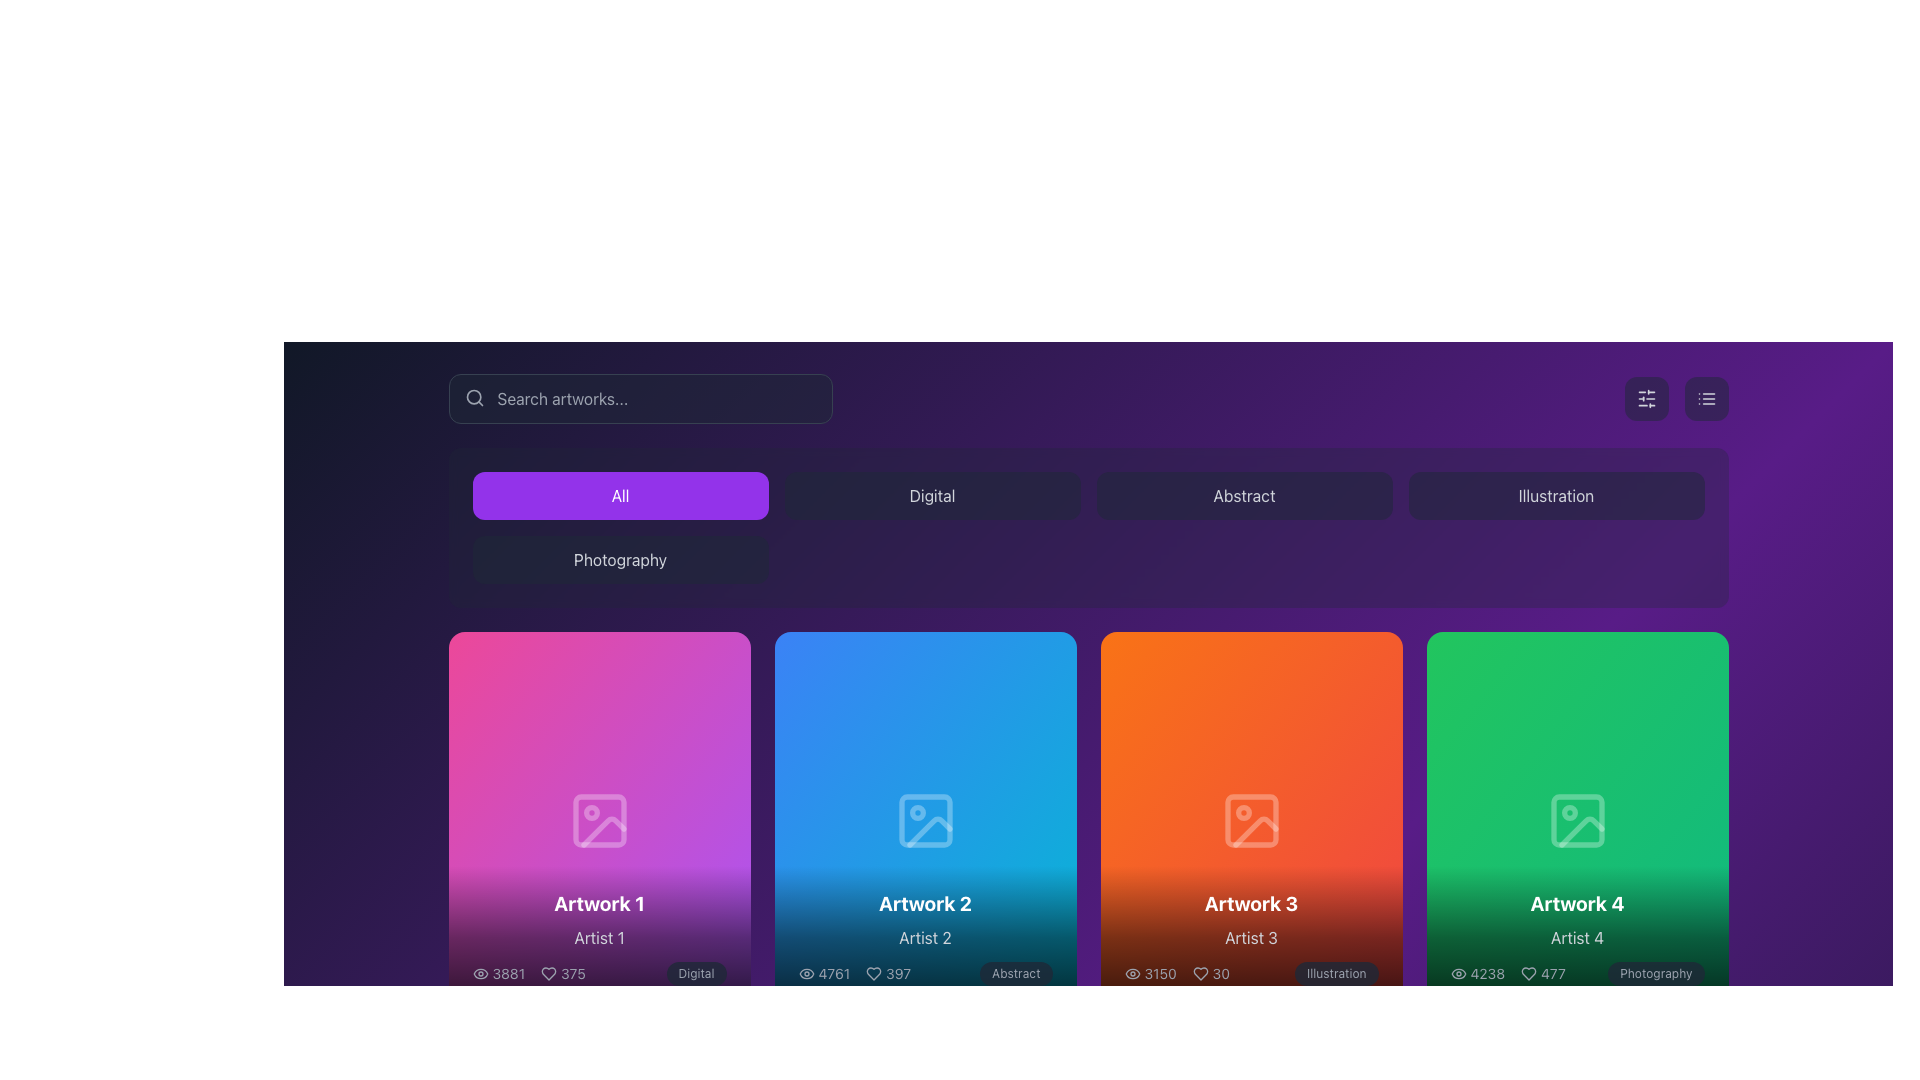  I want to click on the text label that identifies the artwork displayed on the orange card, which is the third card in a horizontal set of cards, so click(1250, 903).